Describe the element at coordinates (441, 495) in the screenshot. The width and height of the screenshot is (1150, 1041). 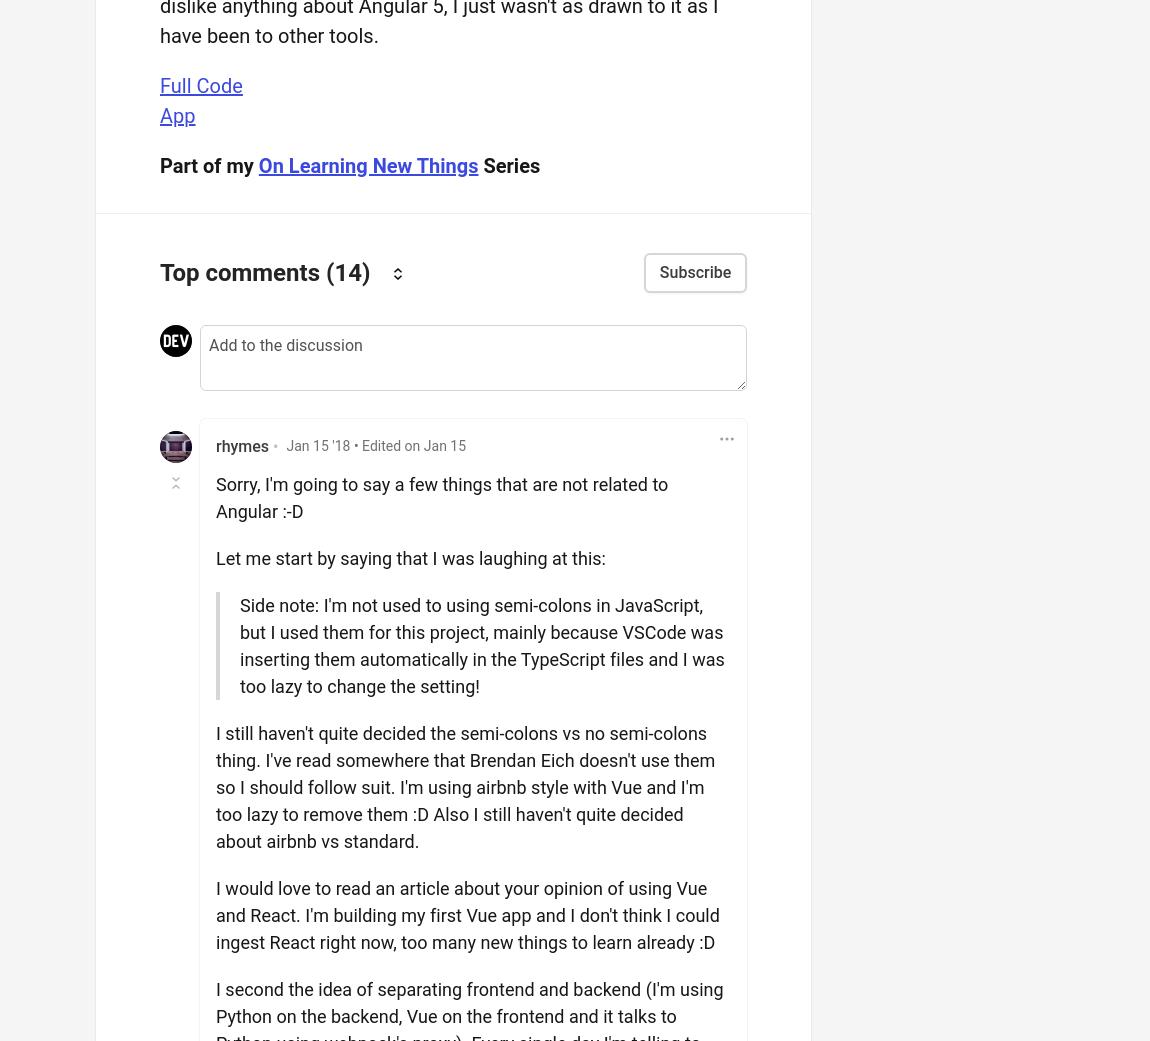
I see `'Sorry, I'm going to say a few things that are not related to Angular :-D'` at that location.